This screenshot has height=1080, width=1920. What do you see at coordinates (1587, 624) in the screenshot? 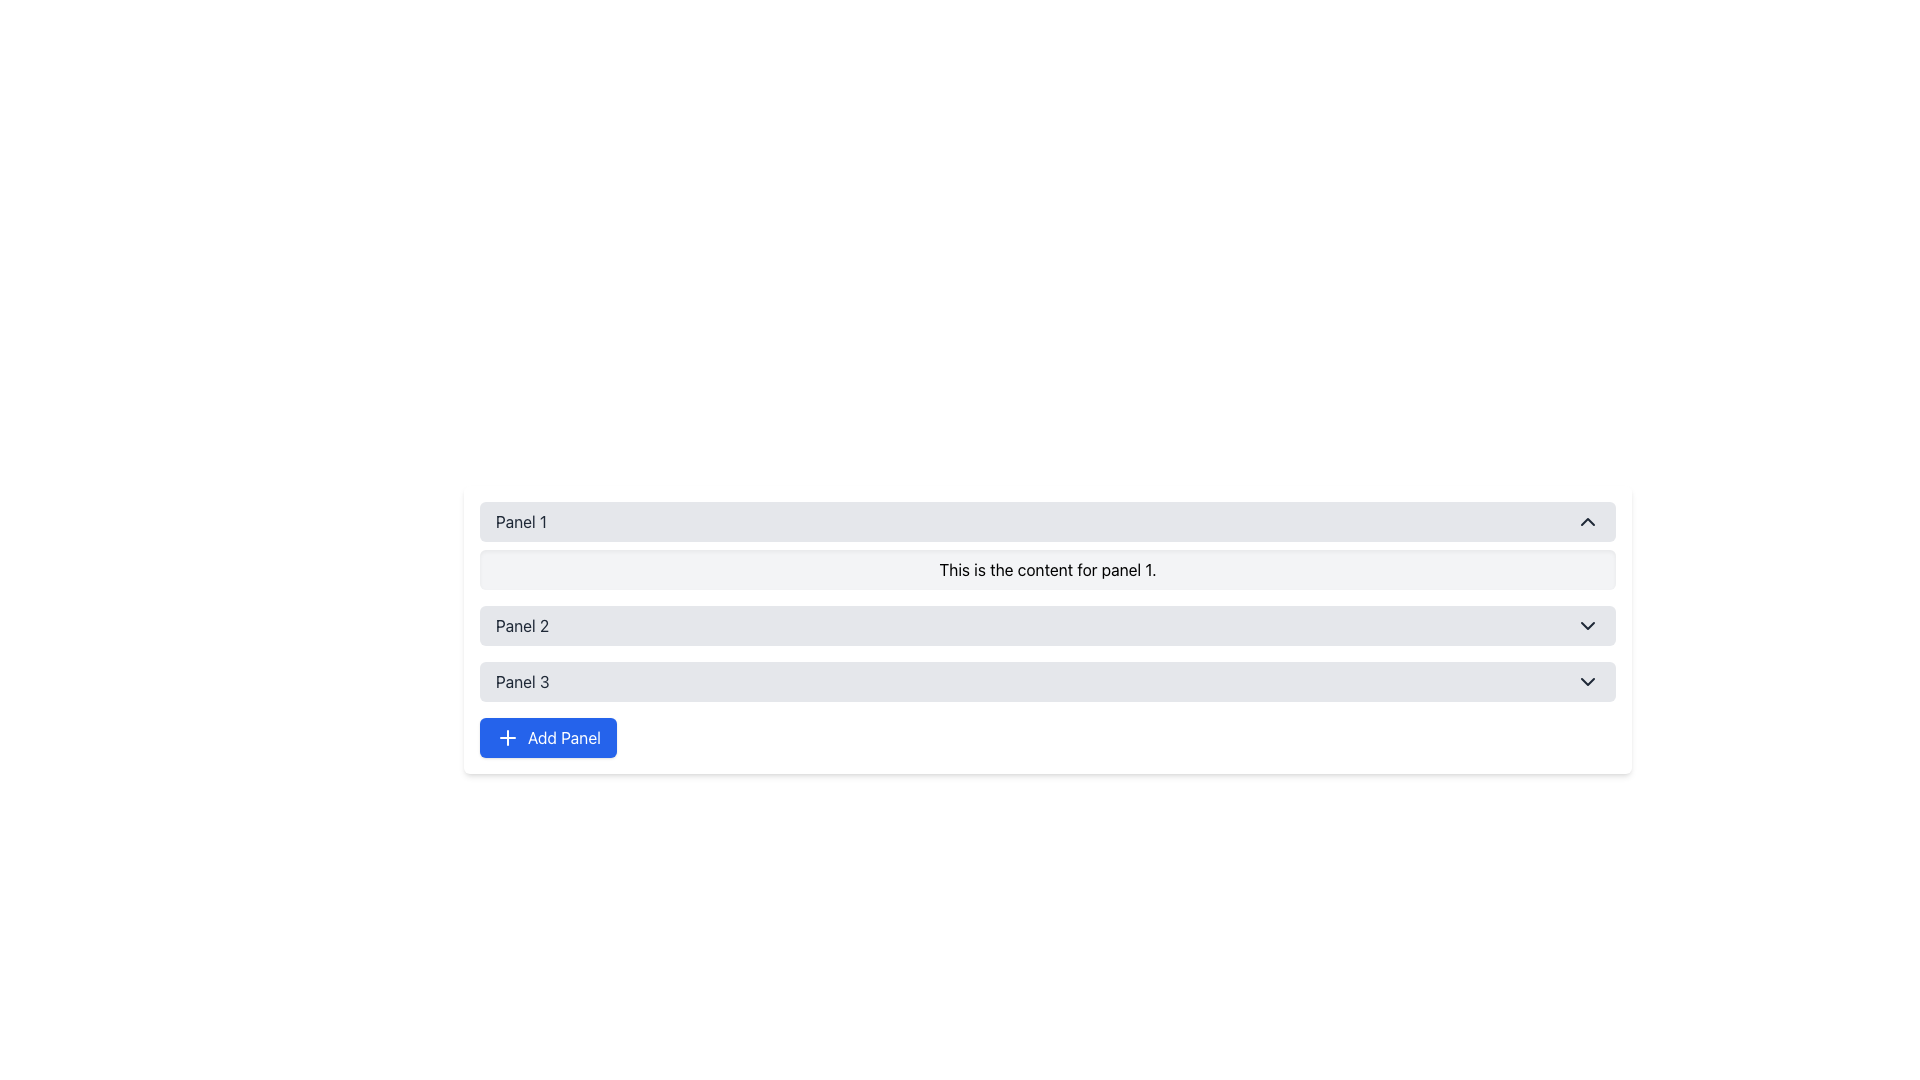
I see `the interactive toggle icon located at the right end of the 'Panel 2' header` at bounding box center [1587, 624].